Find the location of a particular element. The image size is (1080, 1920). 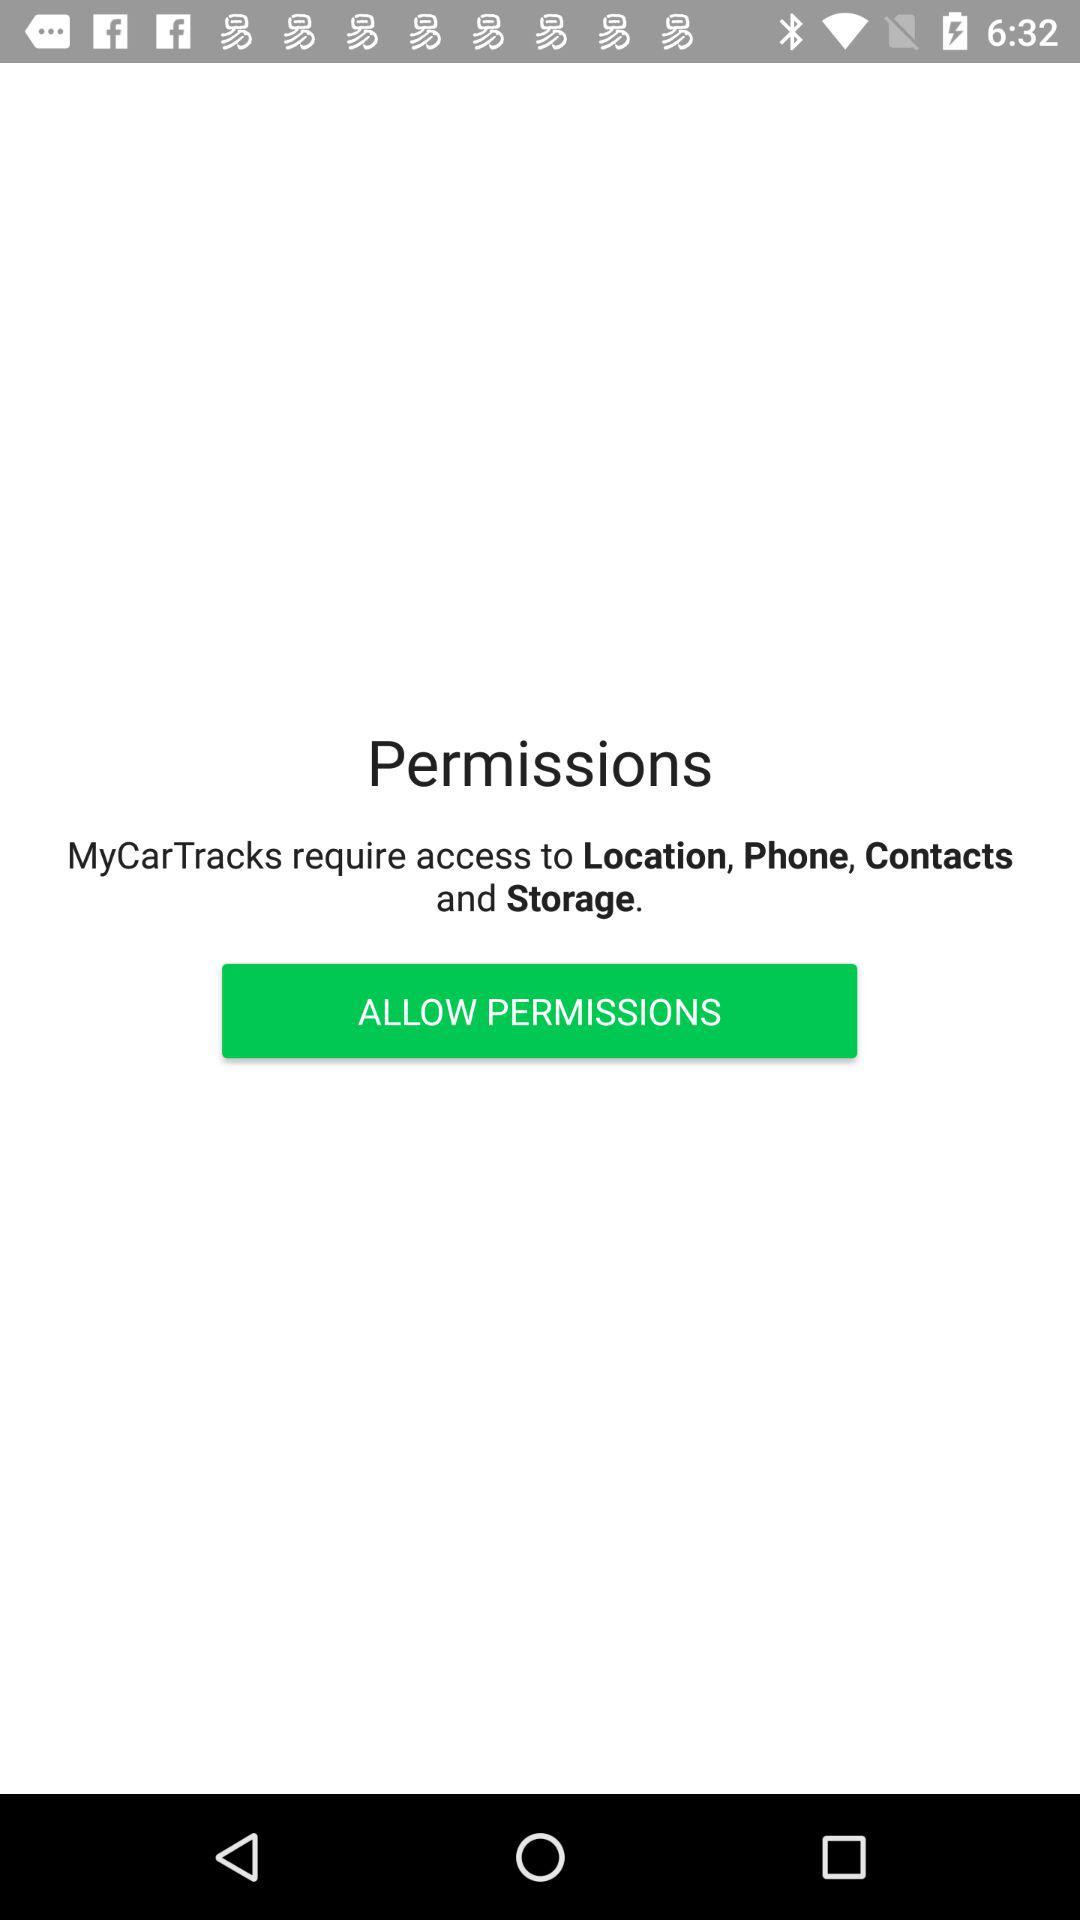

the item below mycartracks require access is located at coordinates (538, 1011).